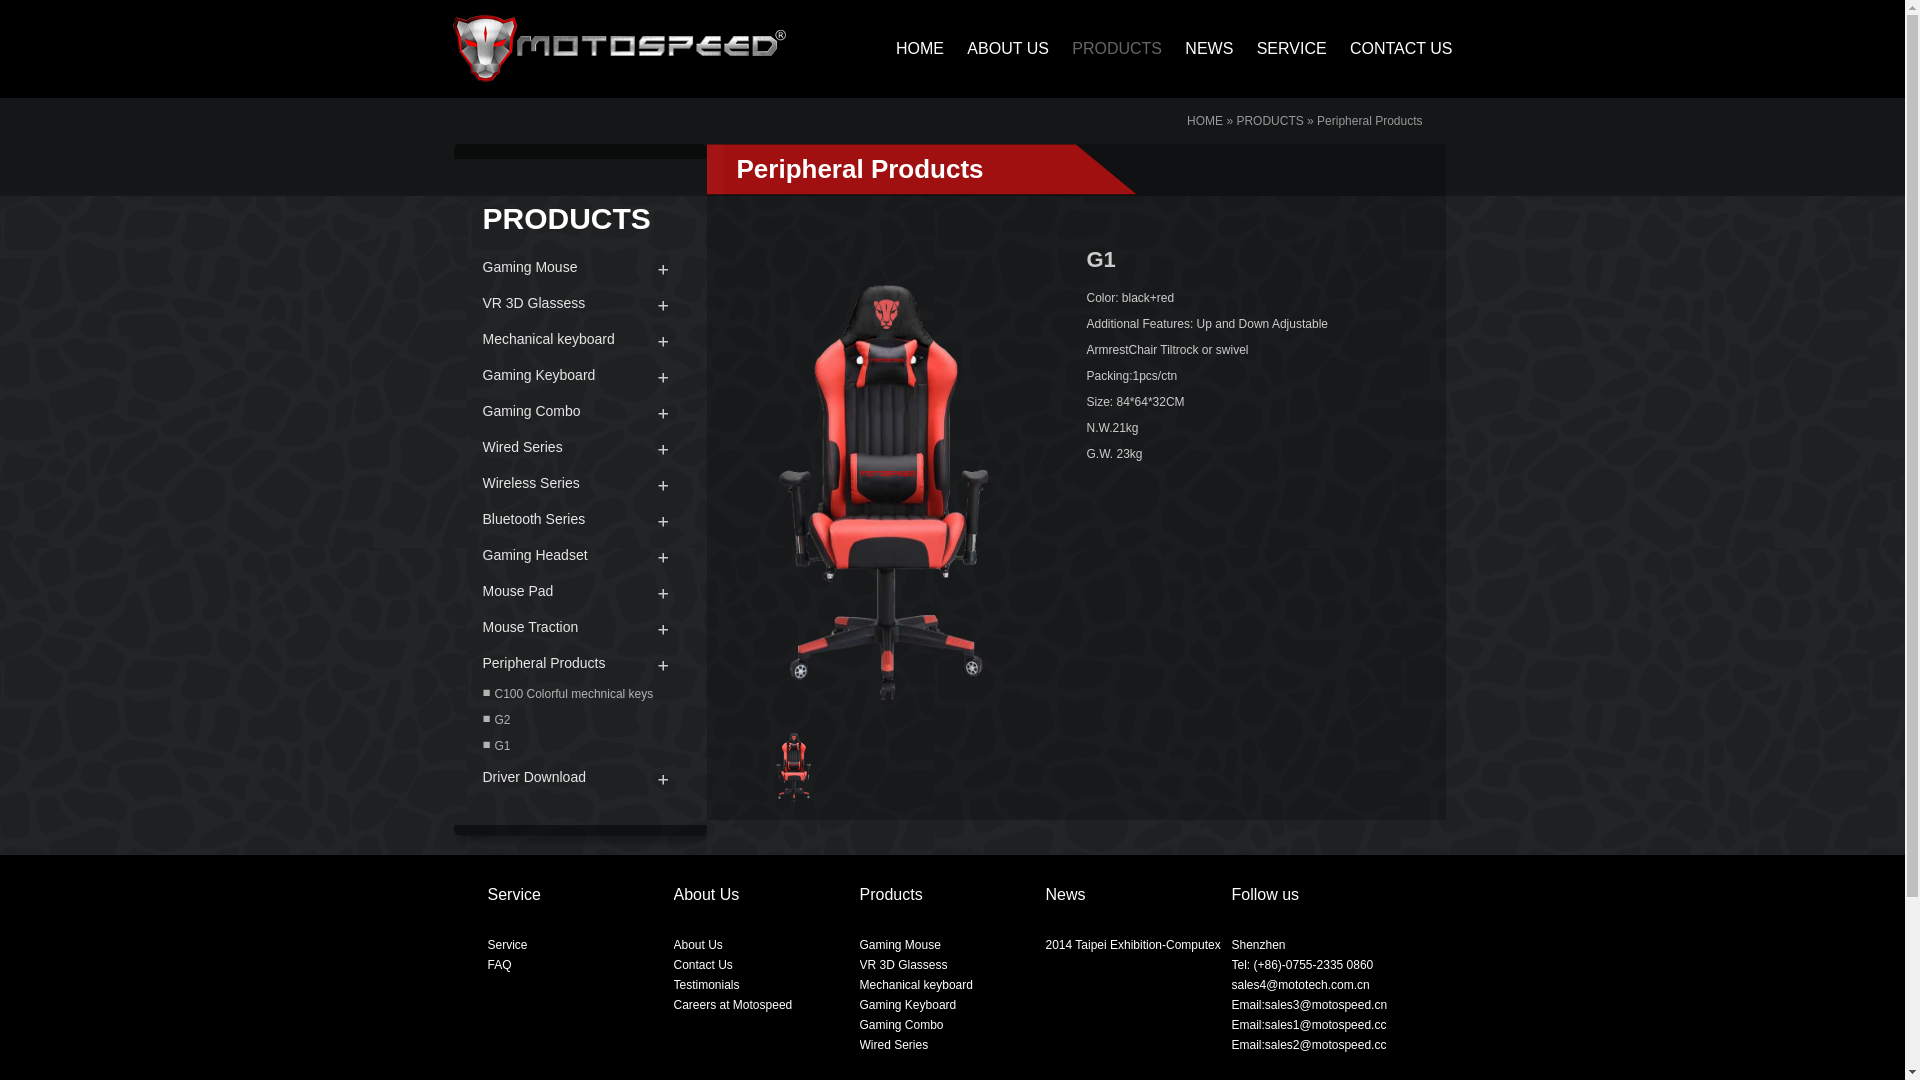 The width and height of the screenshot is (1920, 1080). Describe the element at coordinates (578, 338) in the screenshot. I see `'Mechanical keyboard'` at that location.